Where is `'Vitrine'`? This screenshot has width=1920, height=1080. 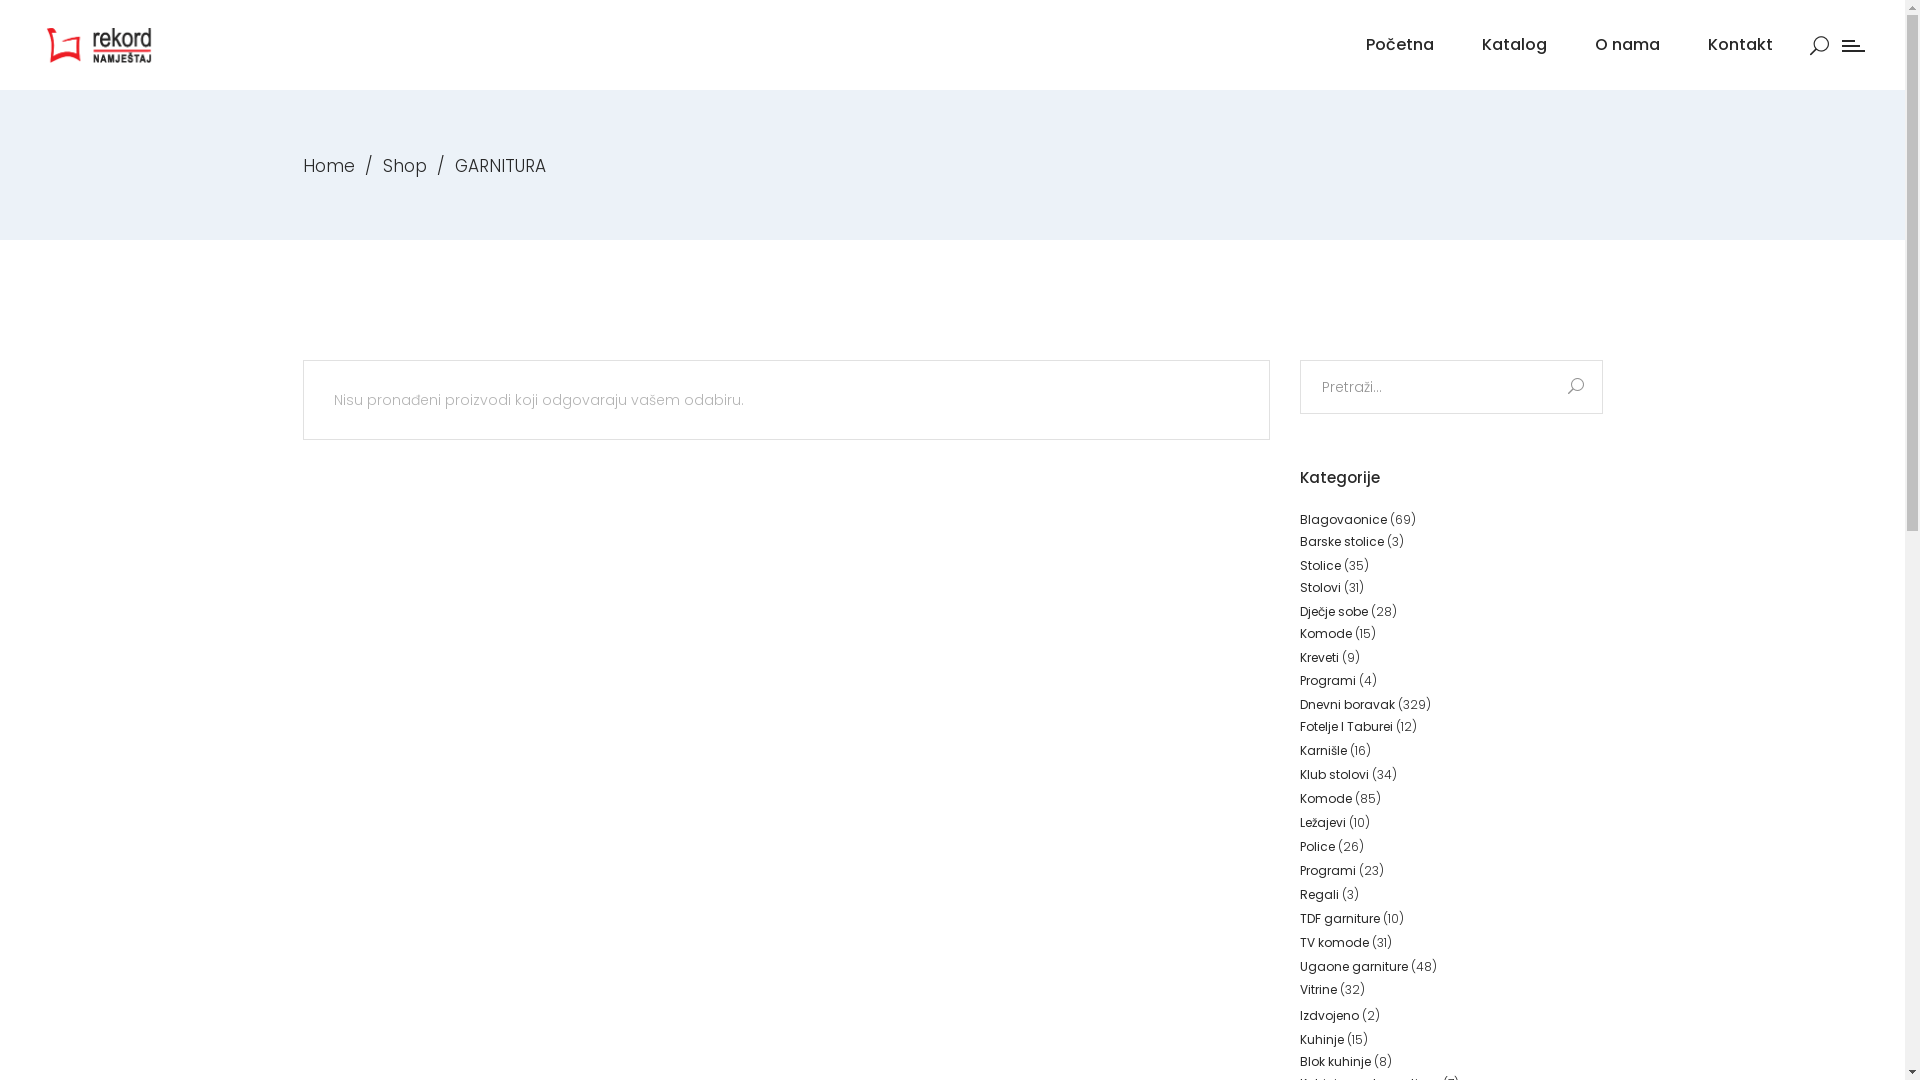 'Vitrine' is located at coordinates (1318, 988).